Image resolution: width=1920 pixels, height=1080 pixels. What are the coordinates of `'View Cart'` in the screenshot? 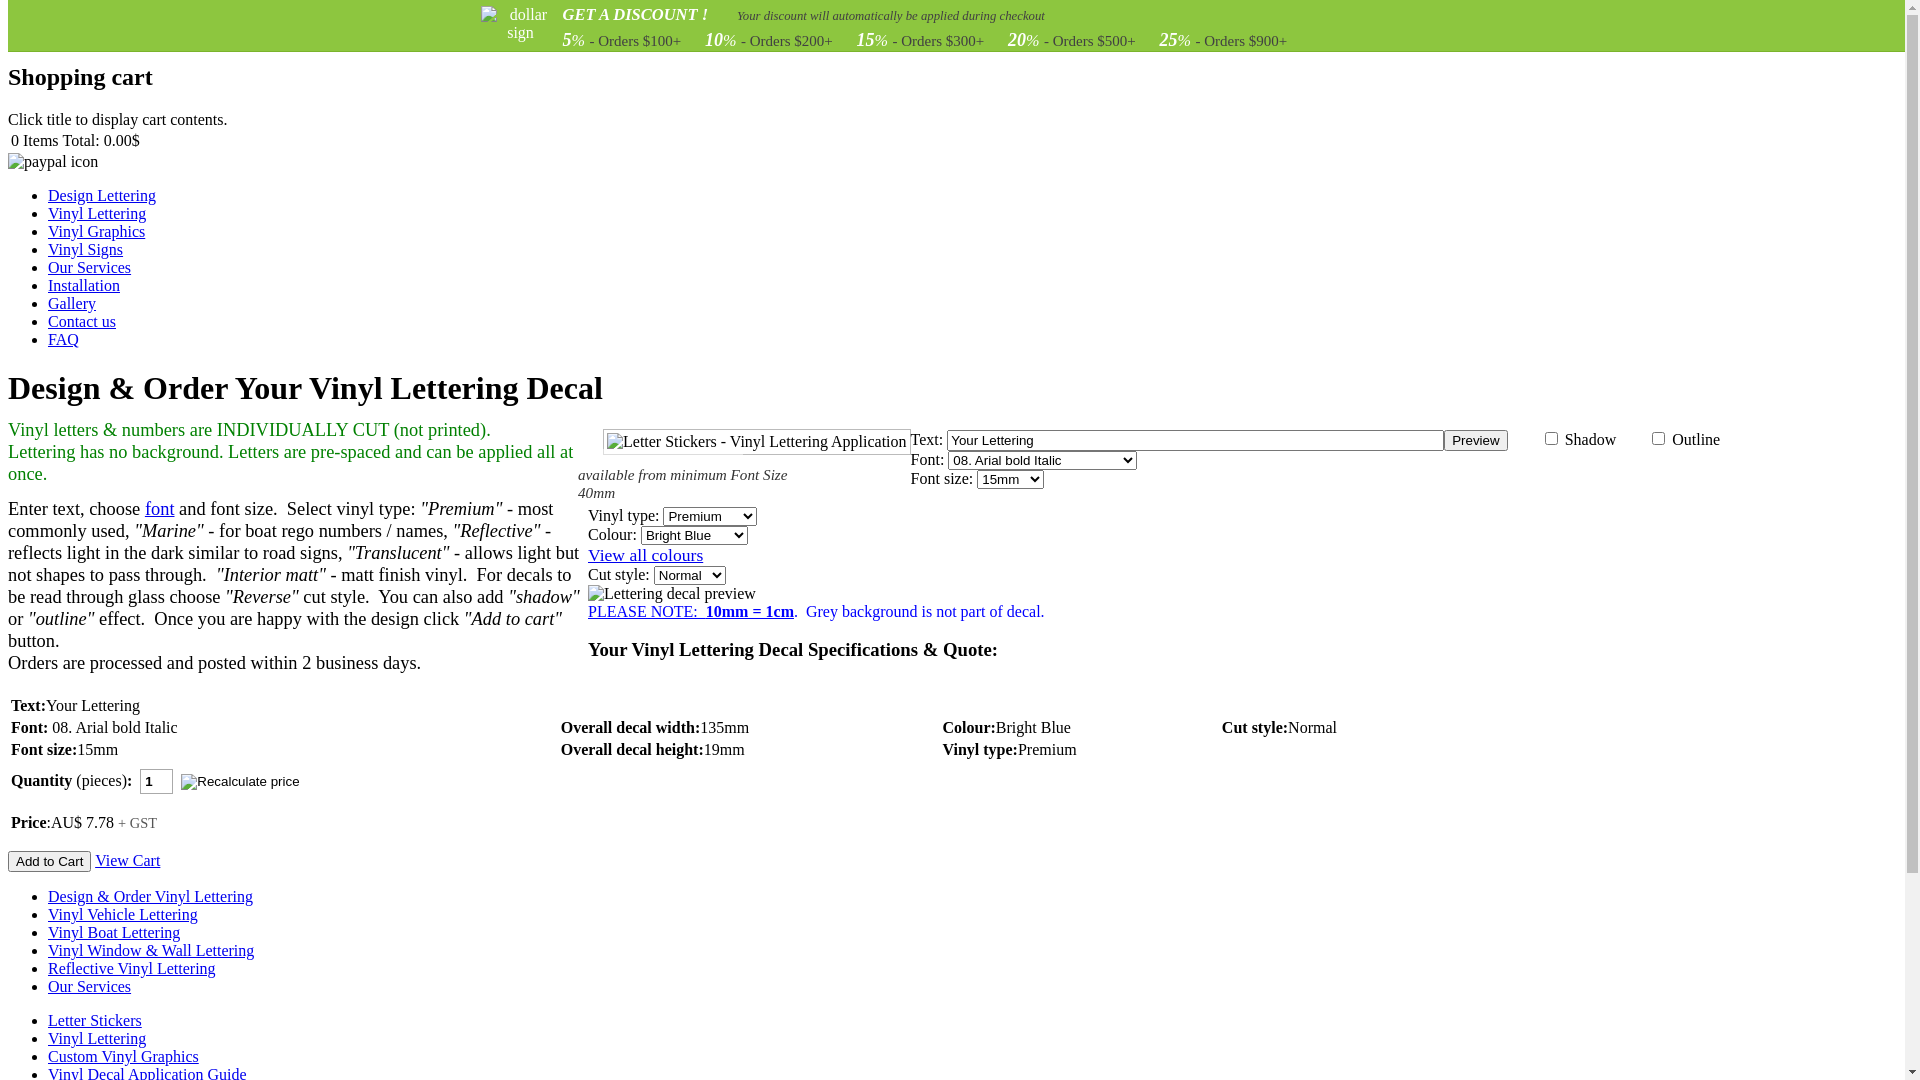 It's located at (126, 859).